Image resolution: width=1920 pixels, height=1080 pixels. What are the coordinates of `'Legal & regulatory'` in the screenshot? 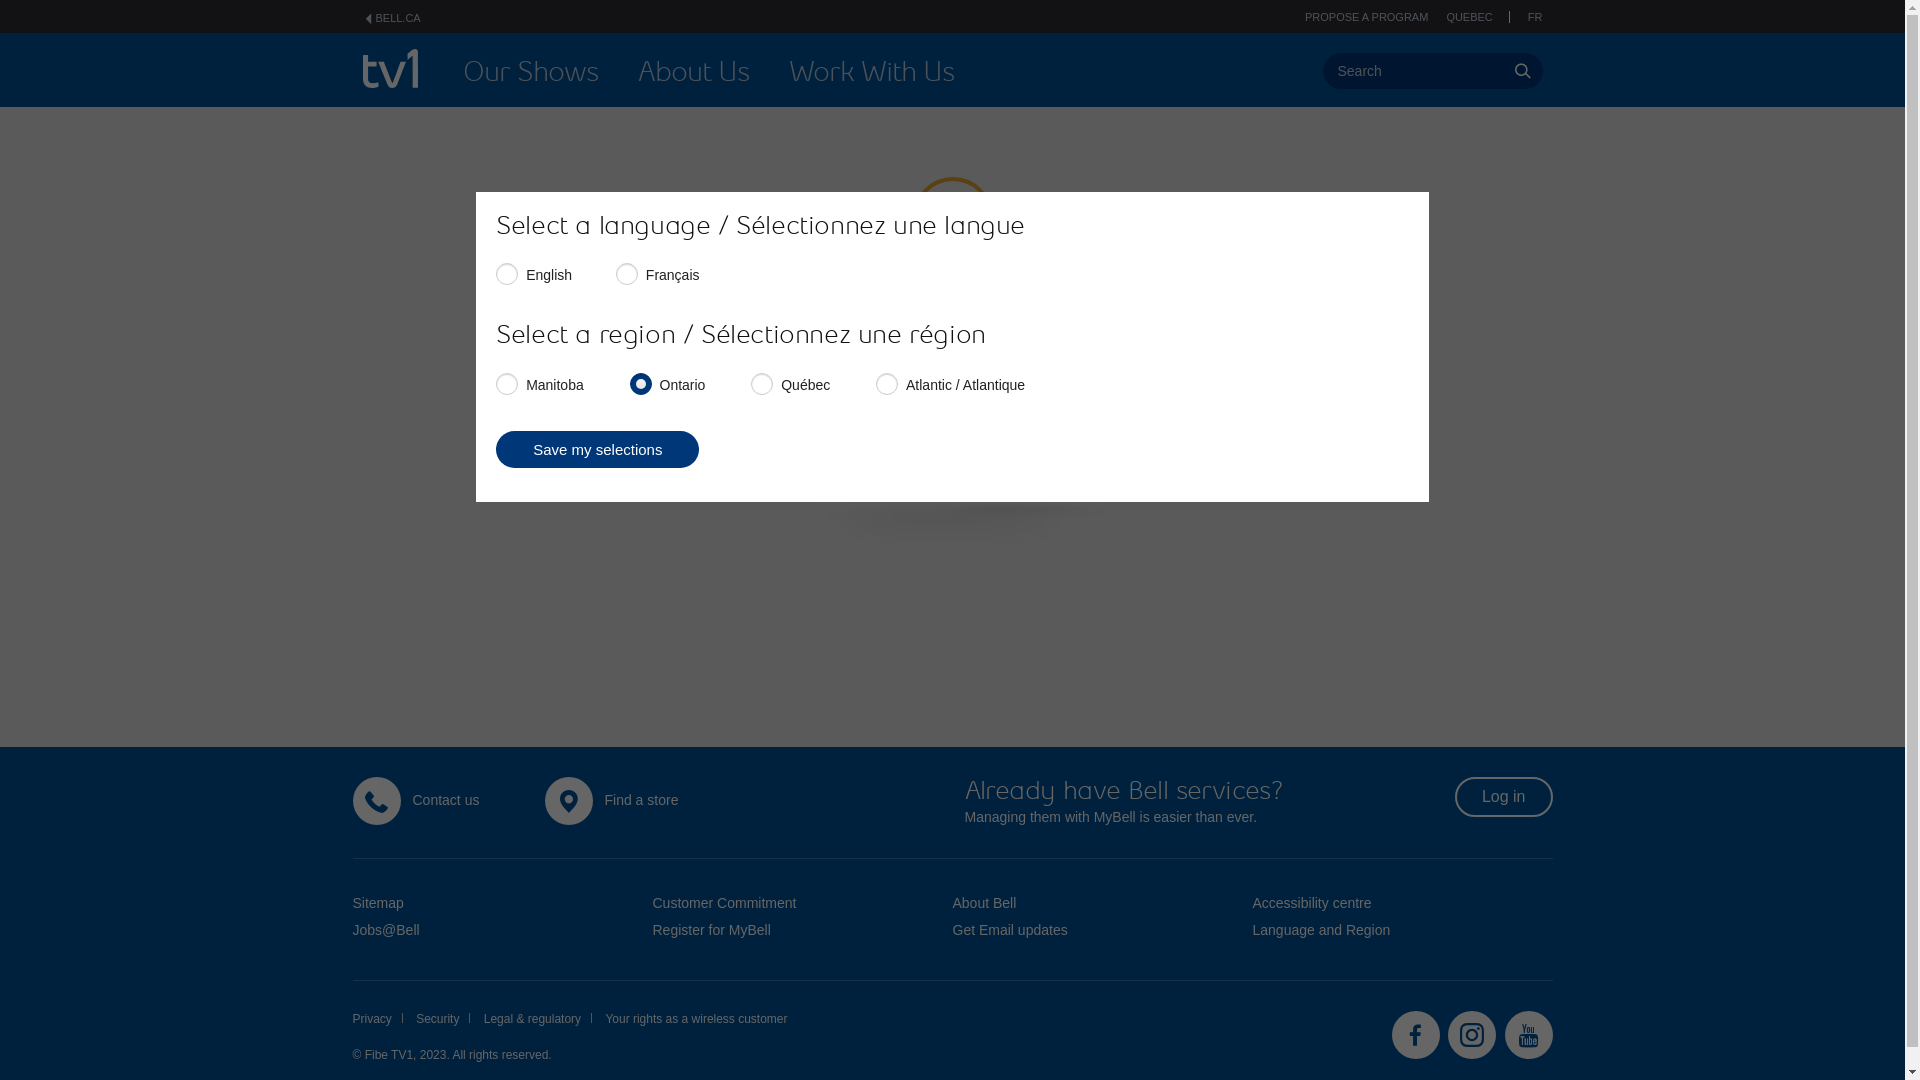 It's located at (537, 1019).